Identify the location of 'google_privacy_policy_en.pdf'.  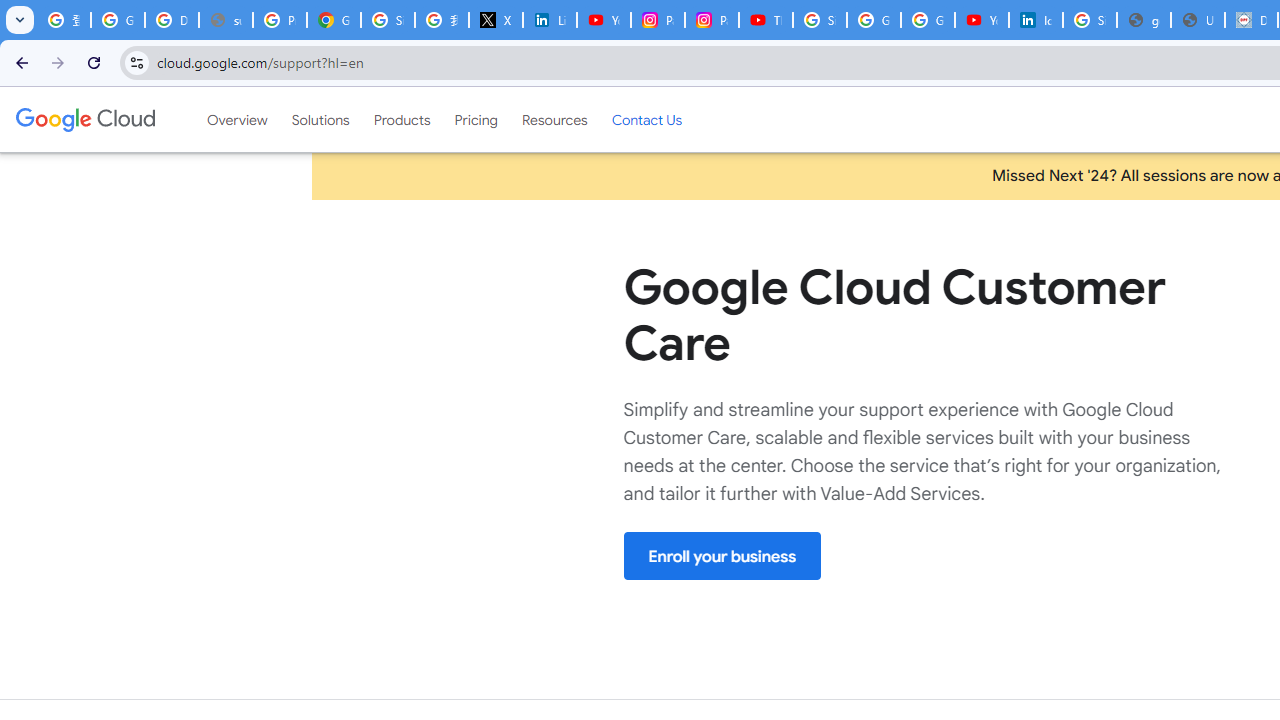
(1144, 20).